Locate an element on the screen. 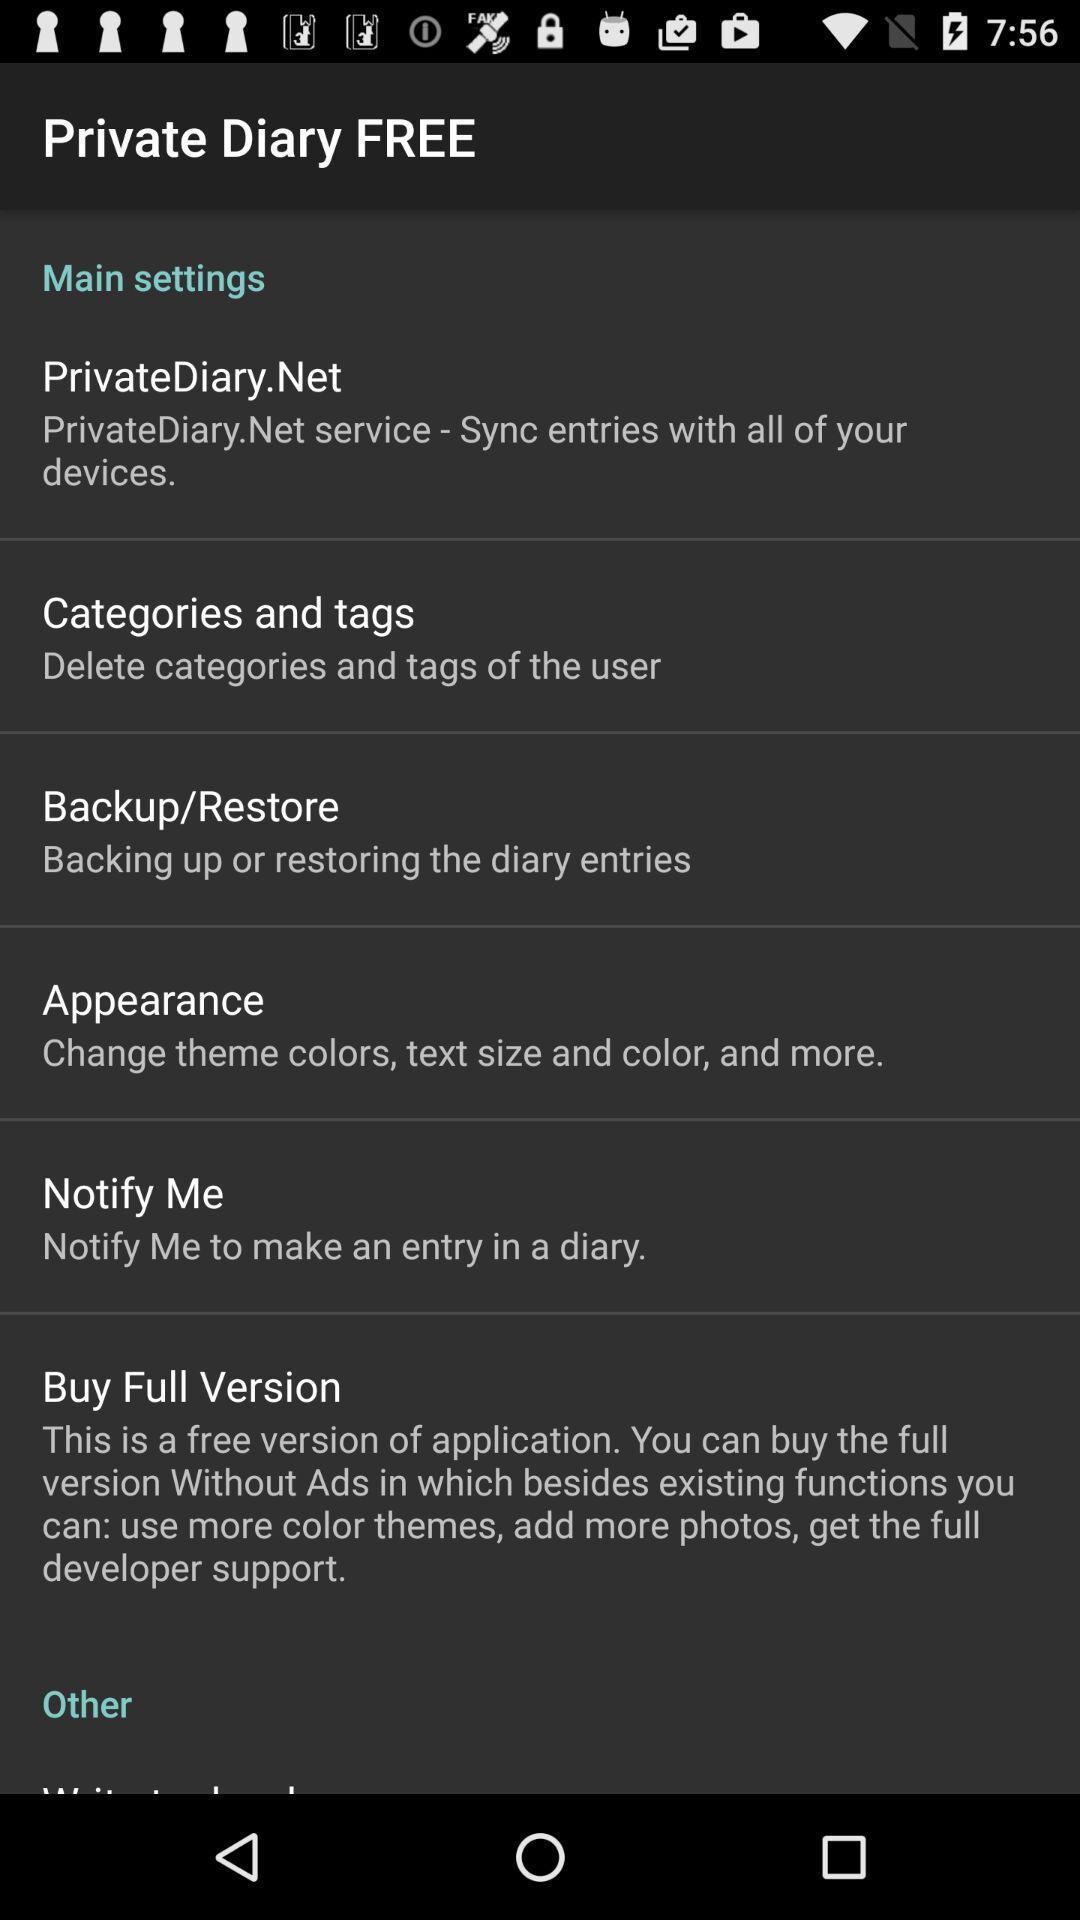  app above other app is located at coordinates (540, 1502).